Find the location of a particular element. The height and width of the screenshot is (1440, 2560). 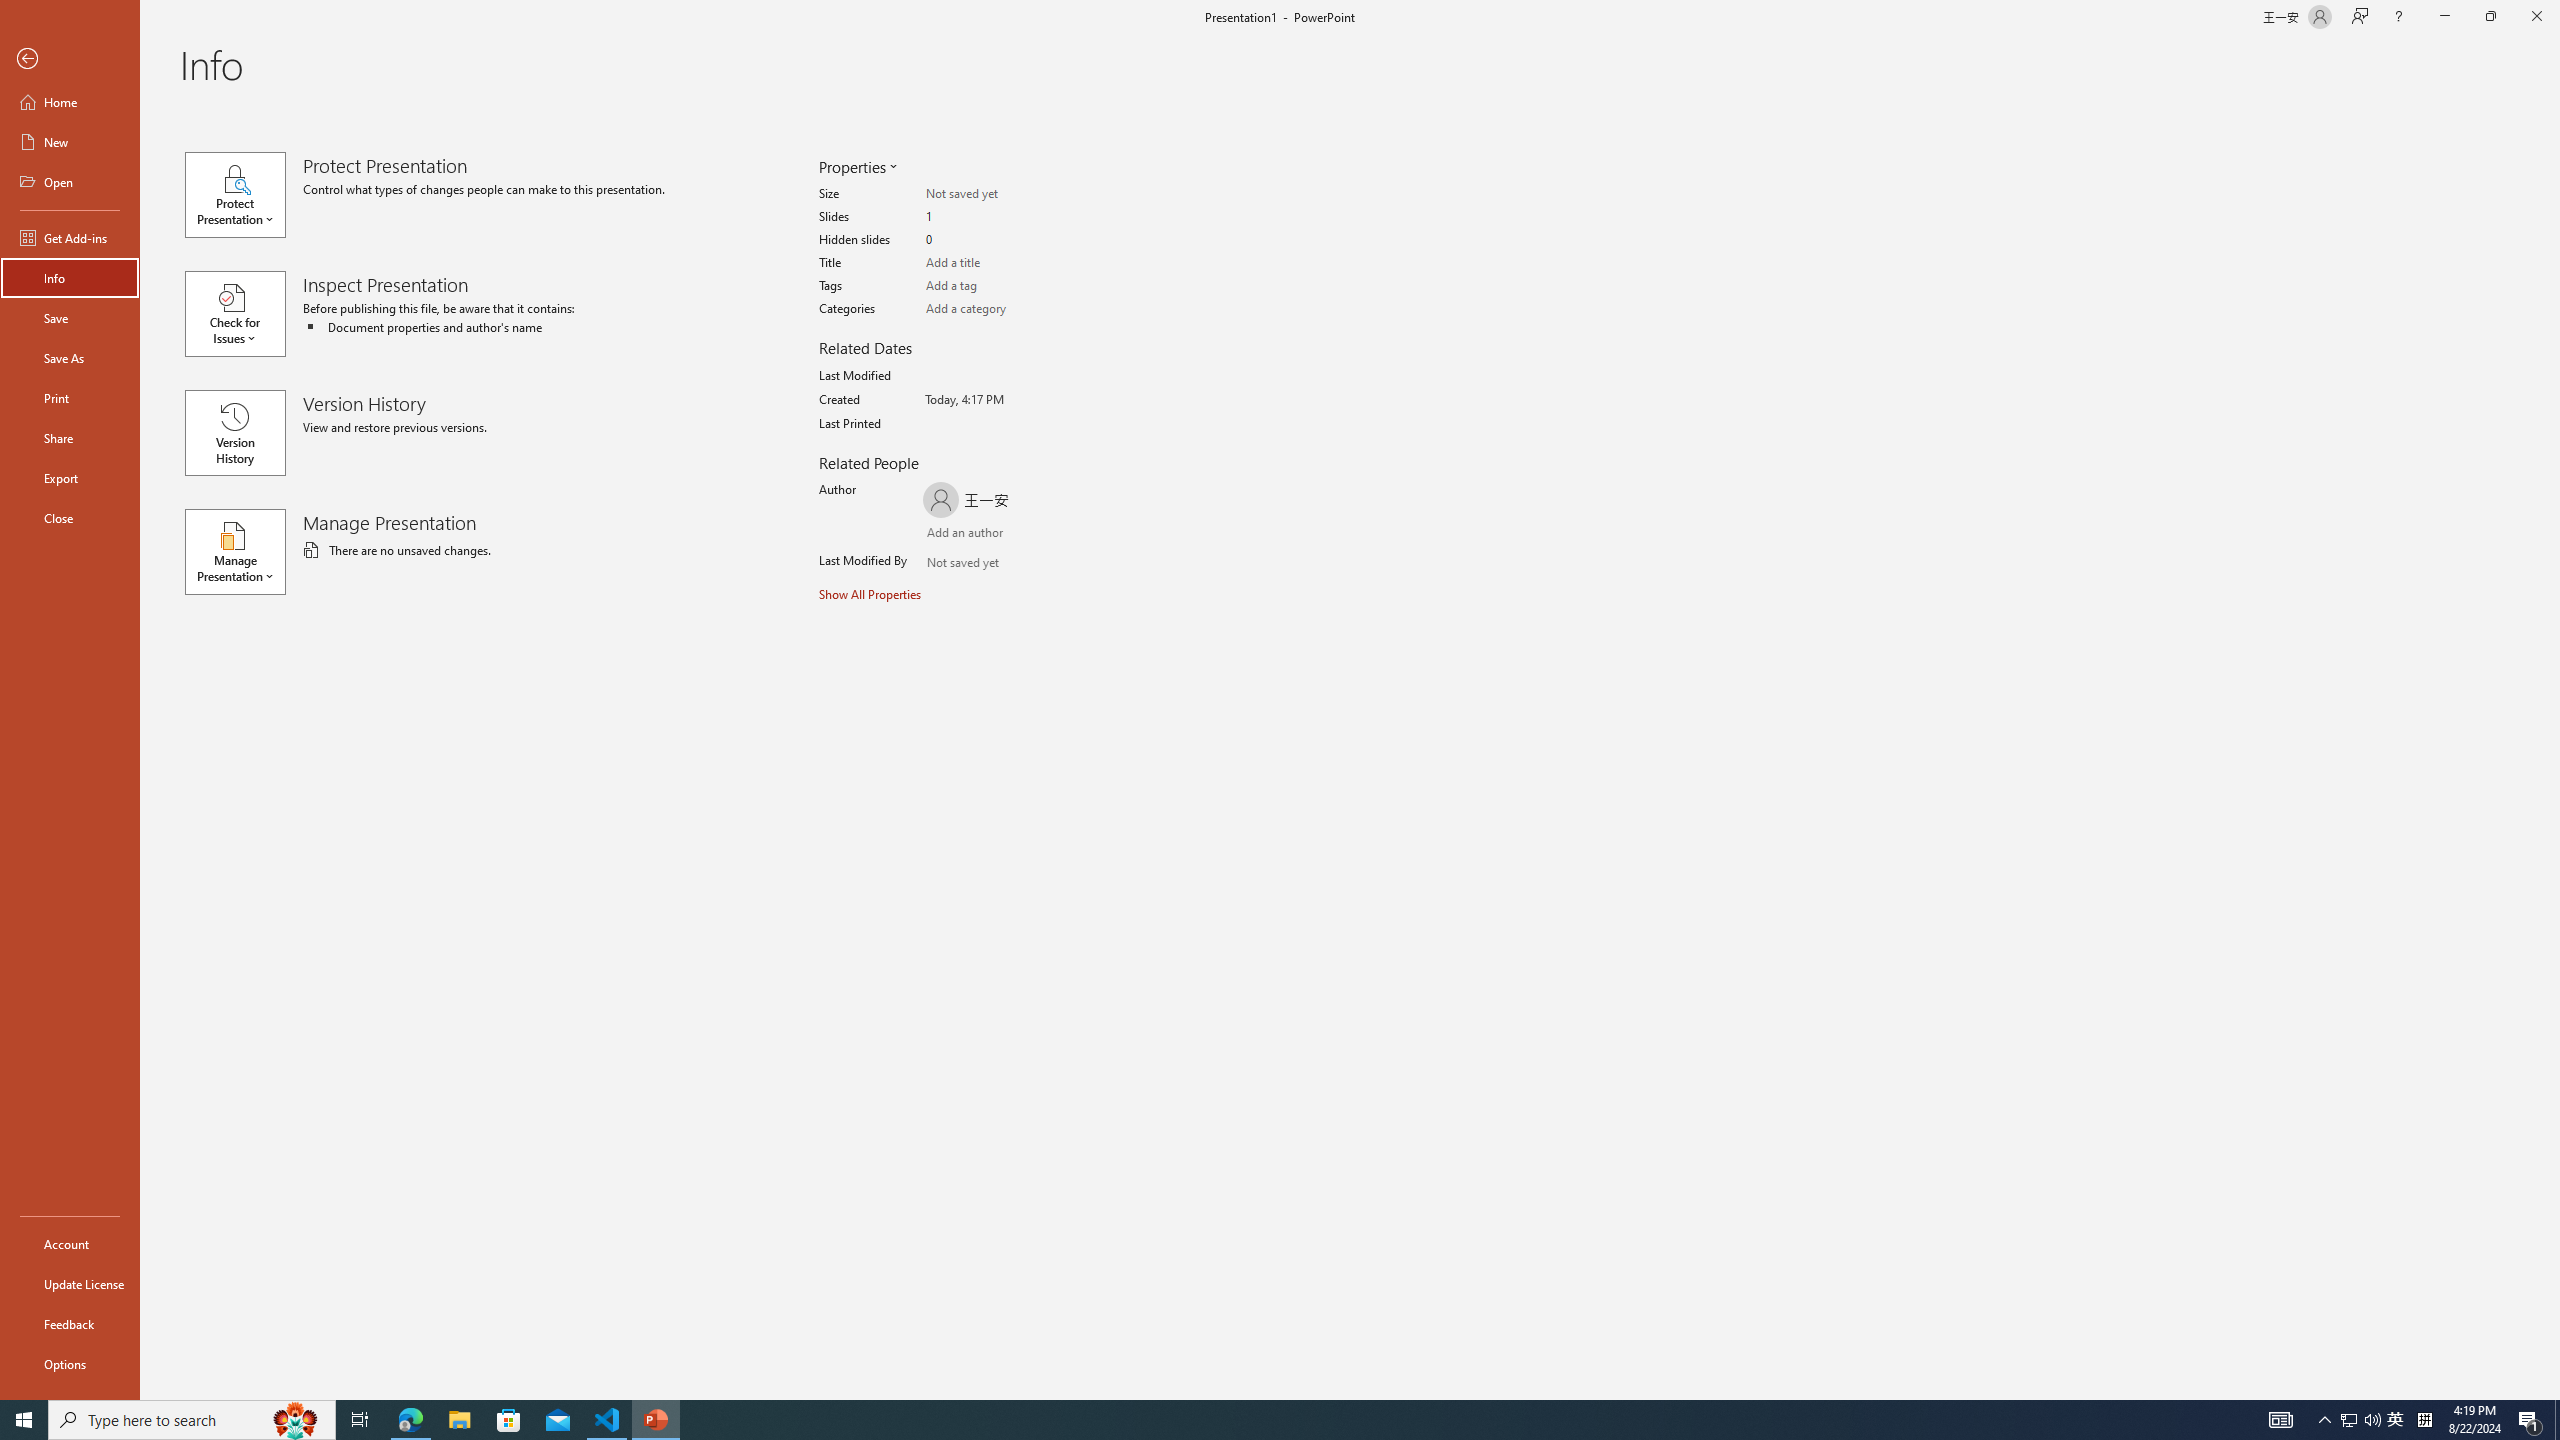

'Export' is located at coordinates (69, 478).